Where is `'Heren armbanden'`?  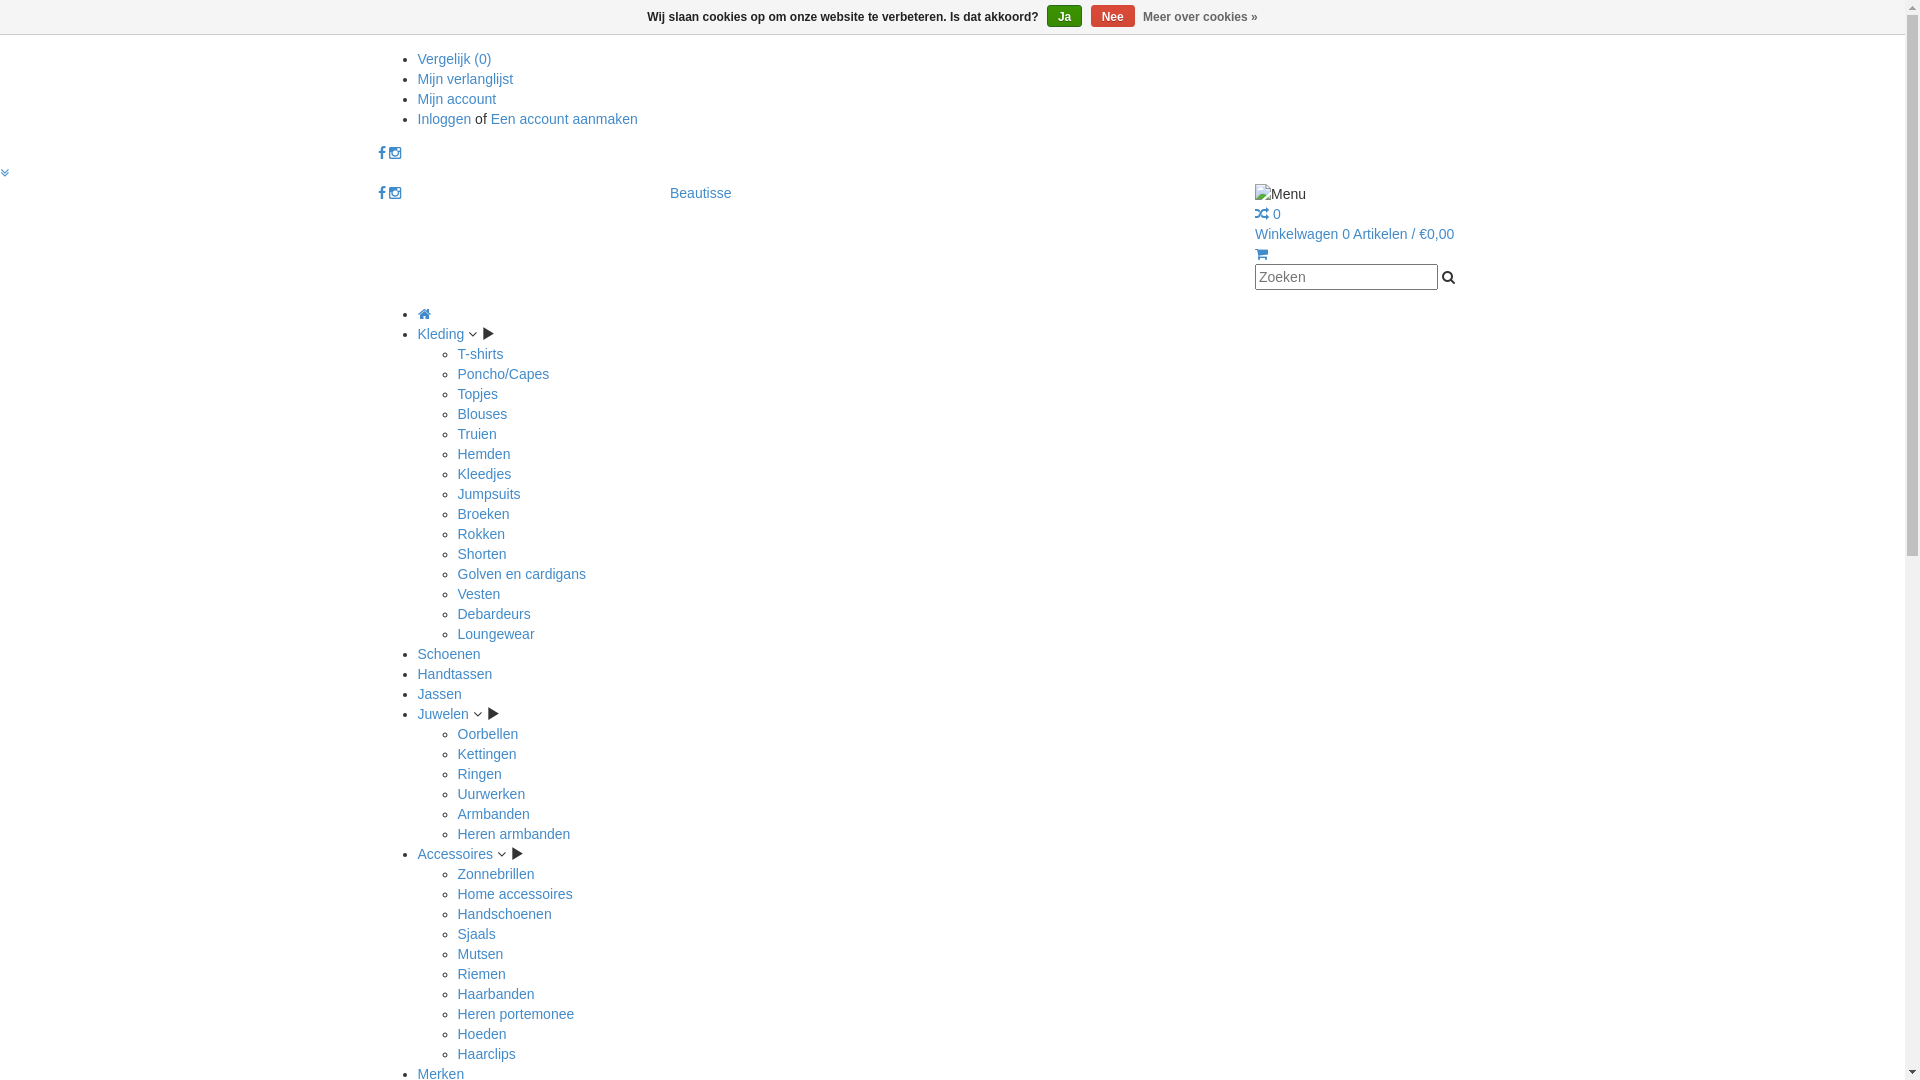 'Heren armbanden' is located at coordinates (514, 833).